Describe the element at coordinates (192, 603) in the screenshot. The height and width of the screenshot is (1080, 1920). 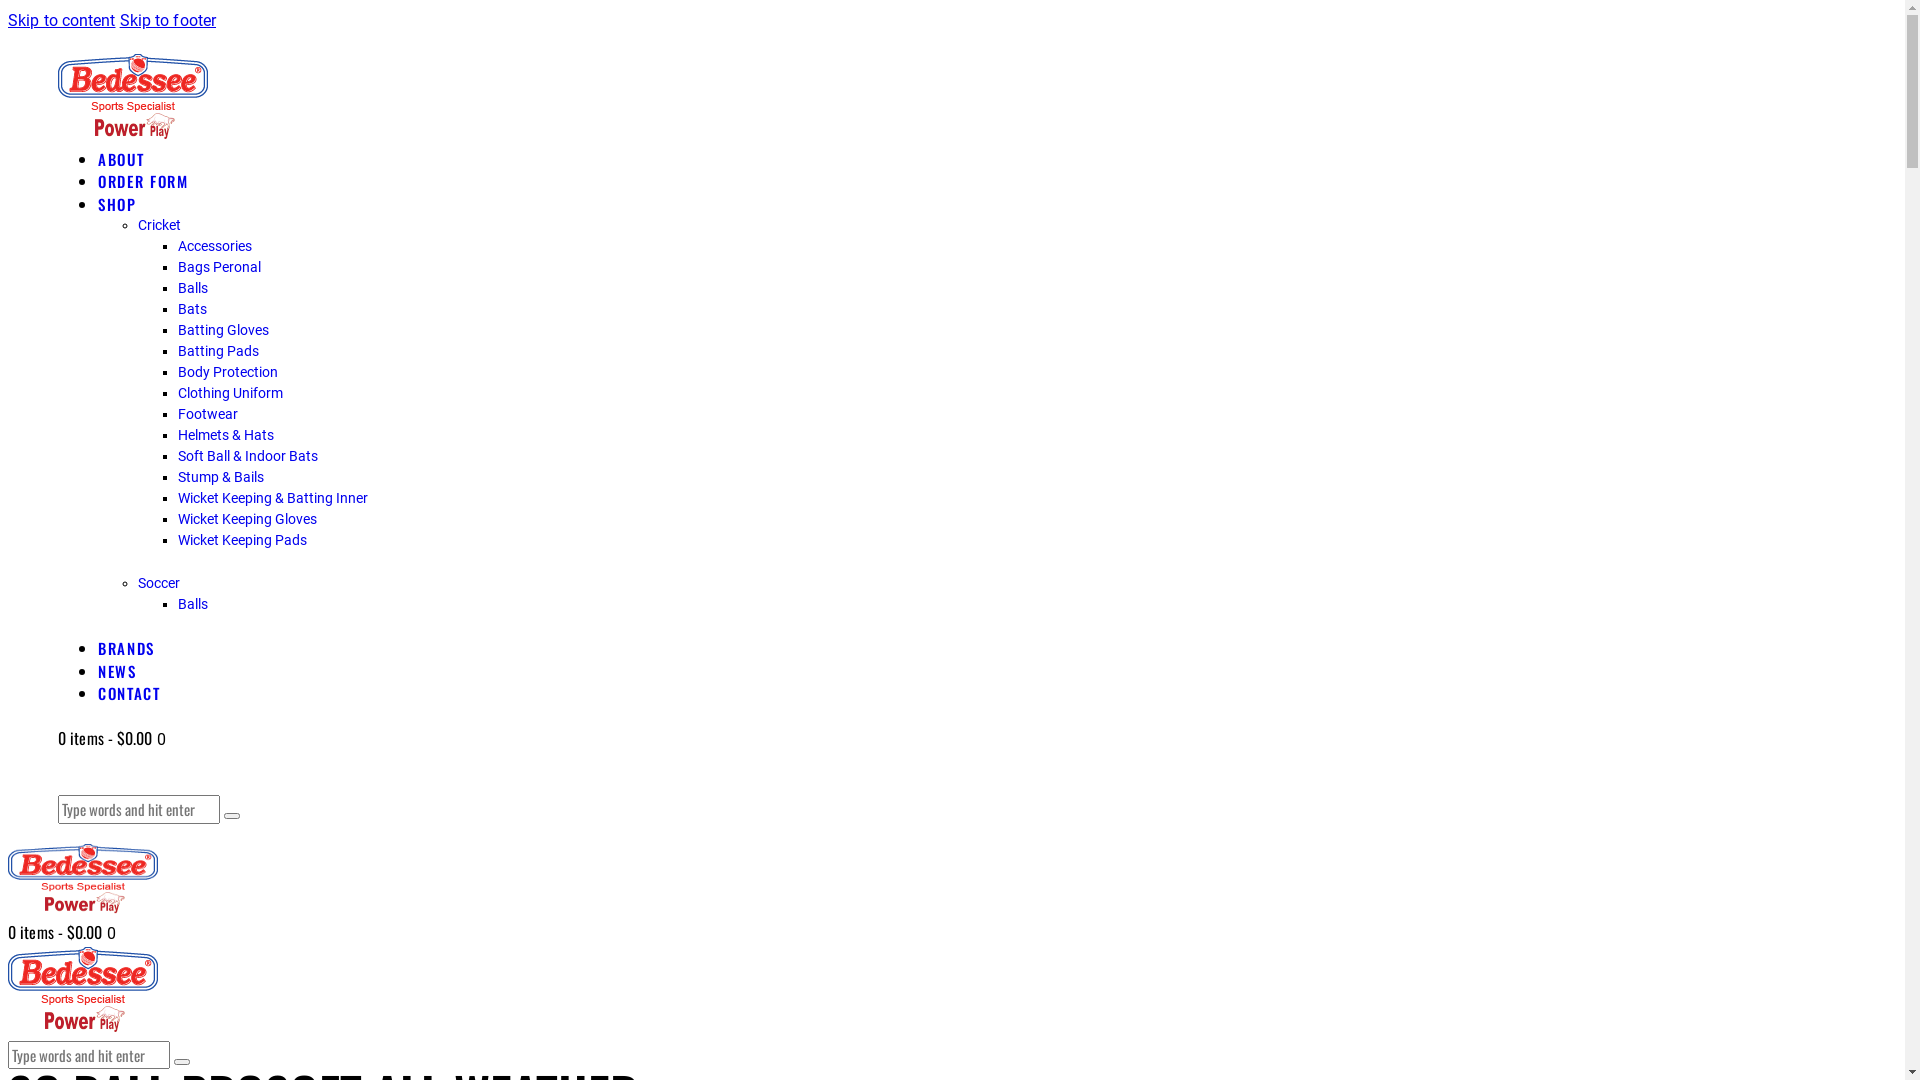
I see `'Balls'` at that location.